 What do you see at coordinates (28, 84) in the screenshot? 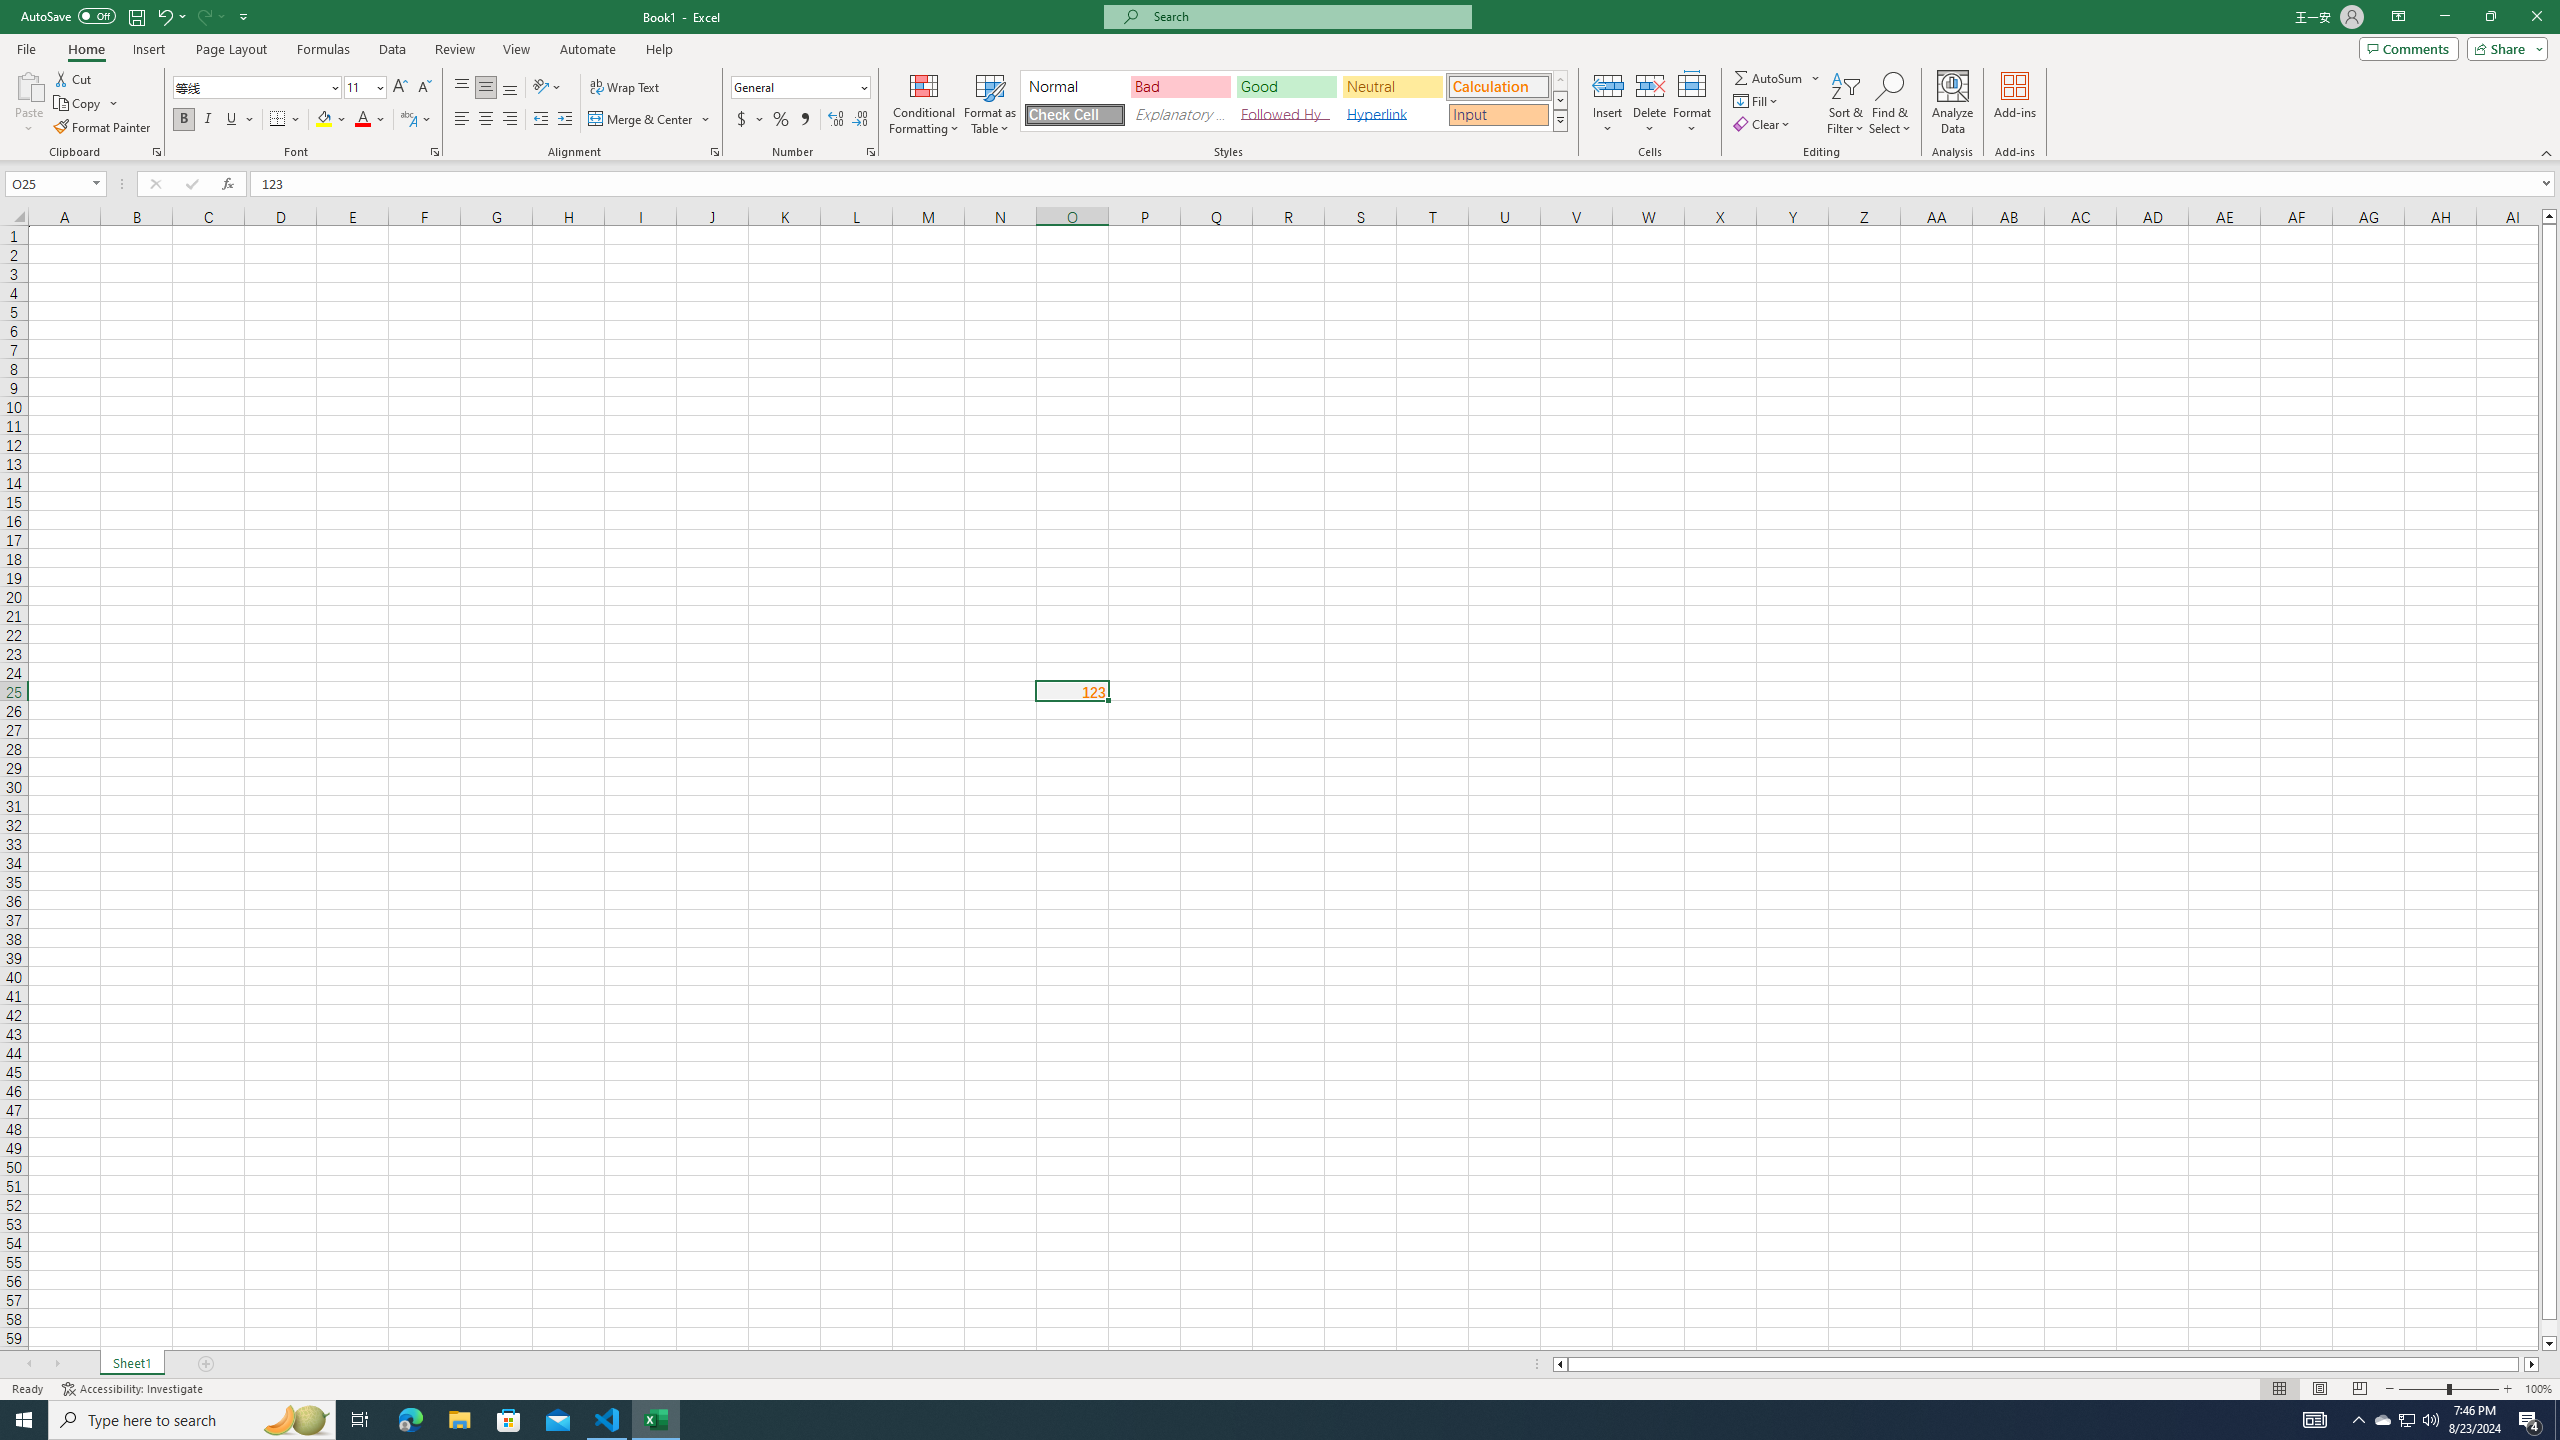
I see `'Paste'` at bounding box center [28, 84].